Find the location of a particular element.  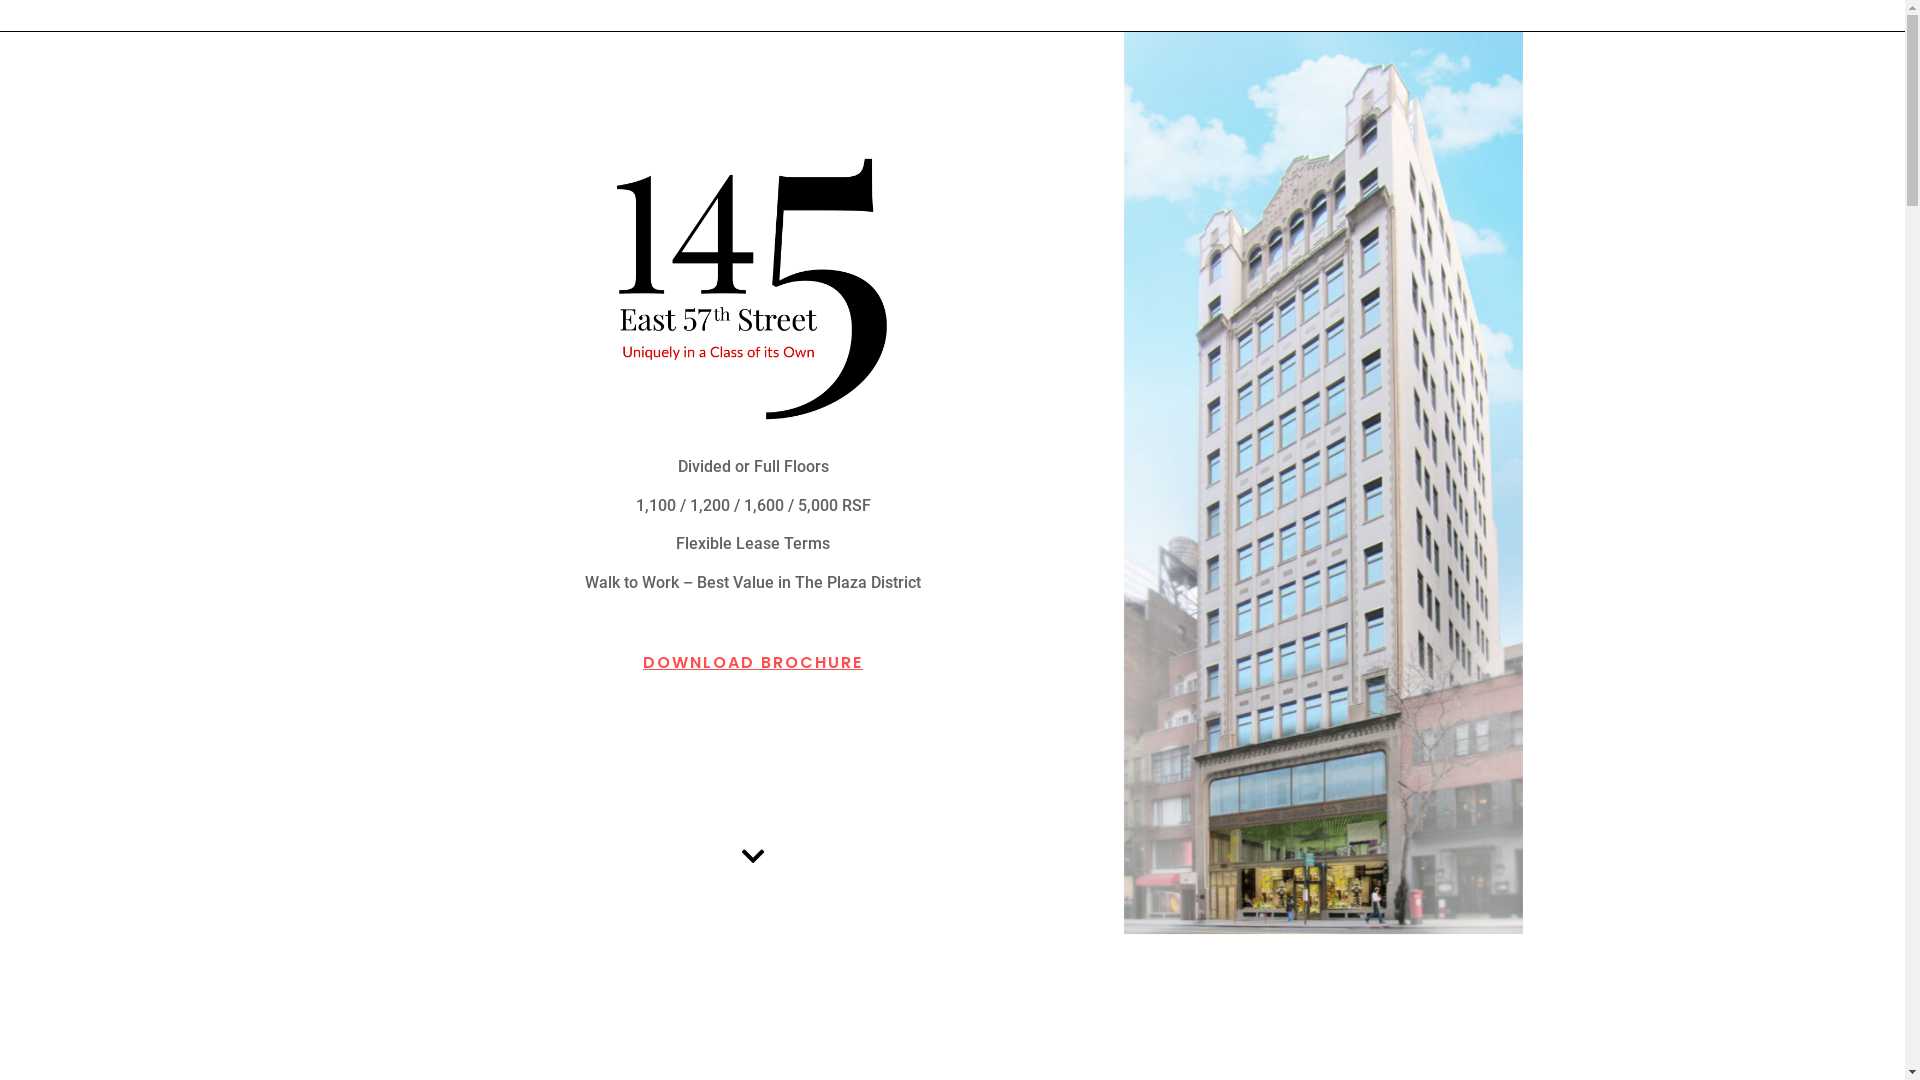

'DOWNLOAD BROCHURE' is located at coordinates (752, 652).